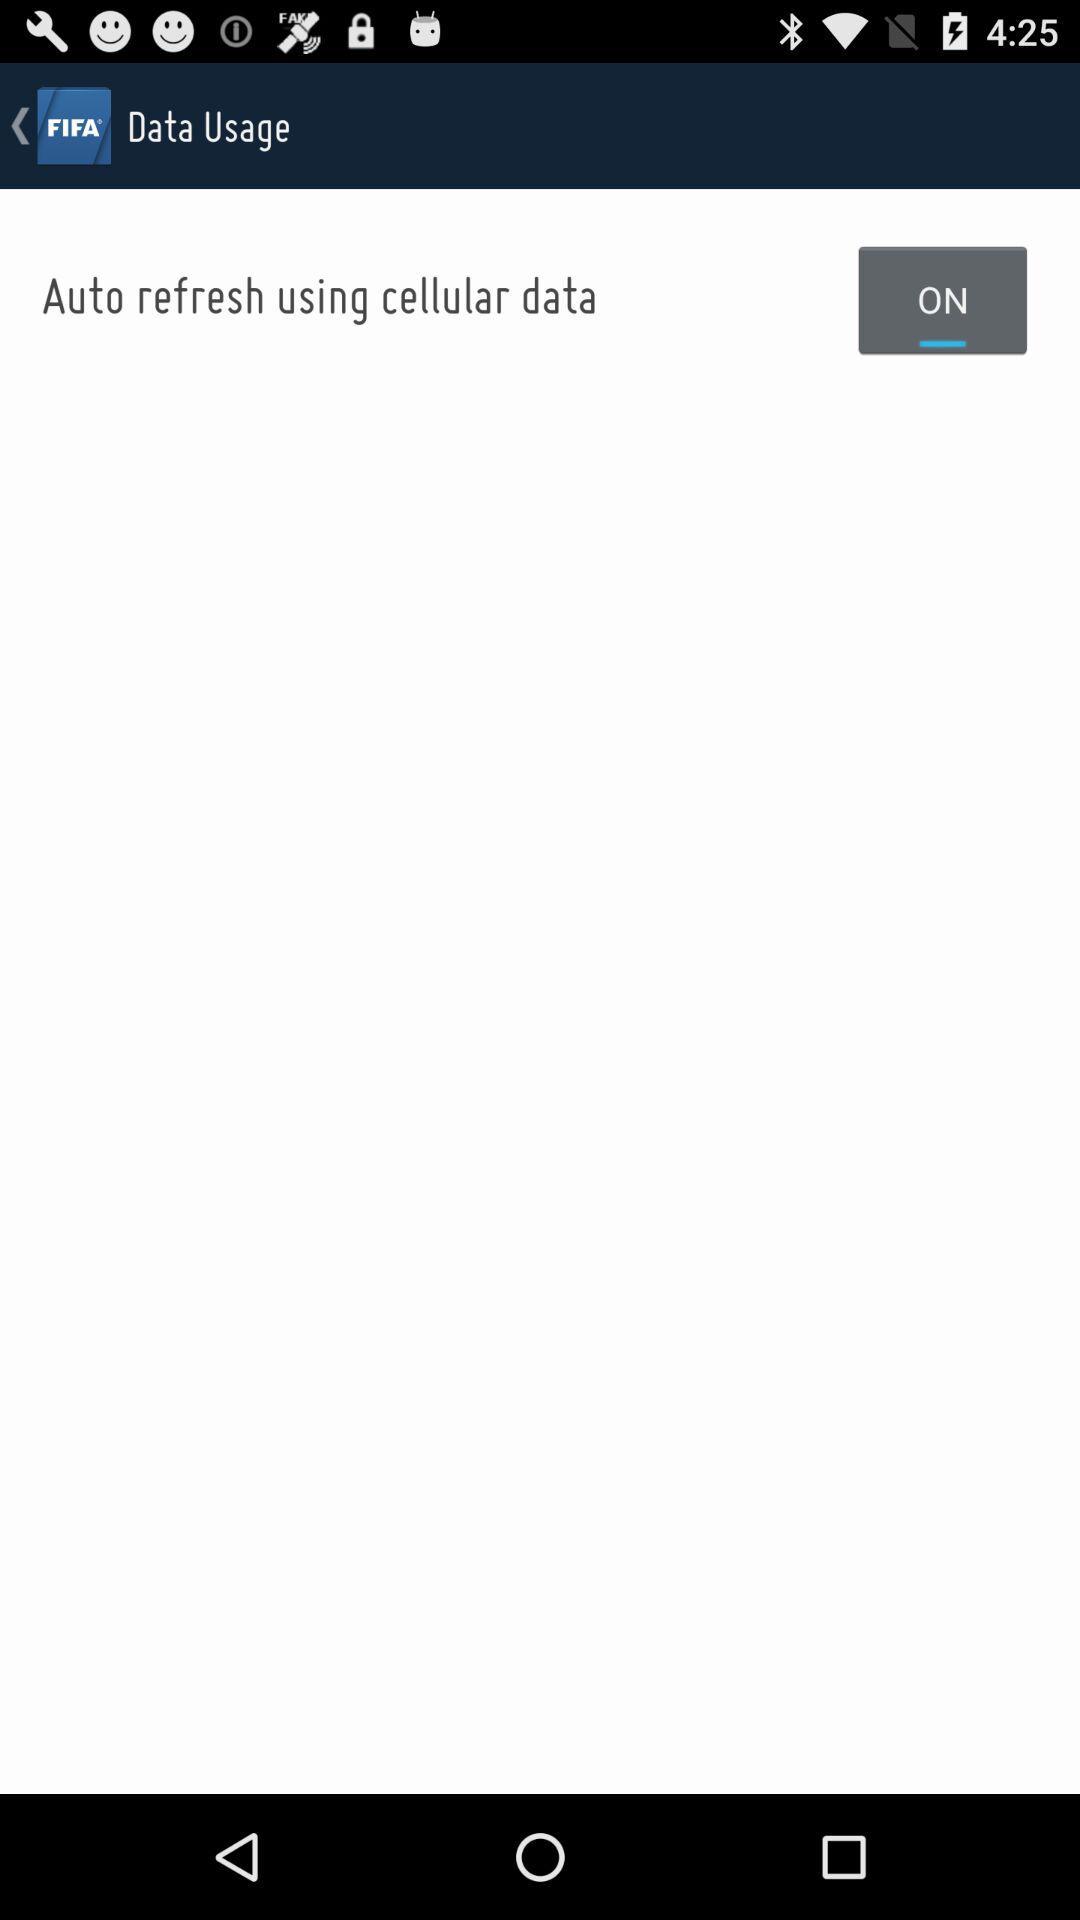 The height and width of the screenshot is (1920, 1080). What do you see at coordinates (943, 298) in the screenshot?
I see `on item` at bounding box center [943, 298].